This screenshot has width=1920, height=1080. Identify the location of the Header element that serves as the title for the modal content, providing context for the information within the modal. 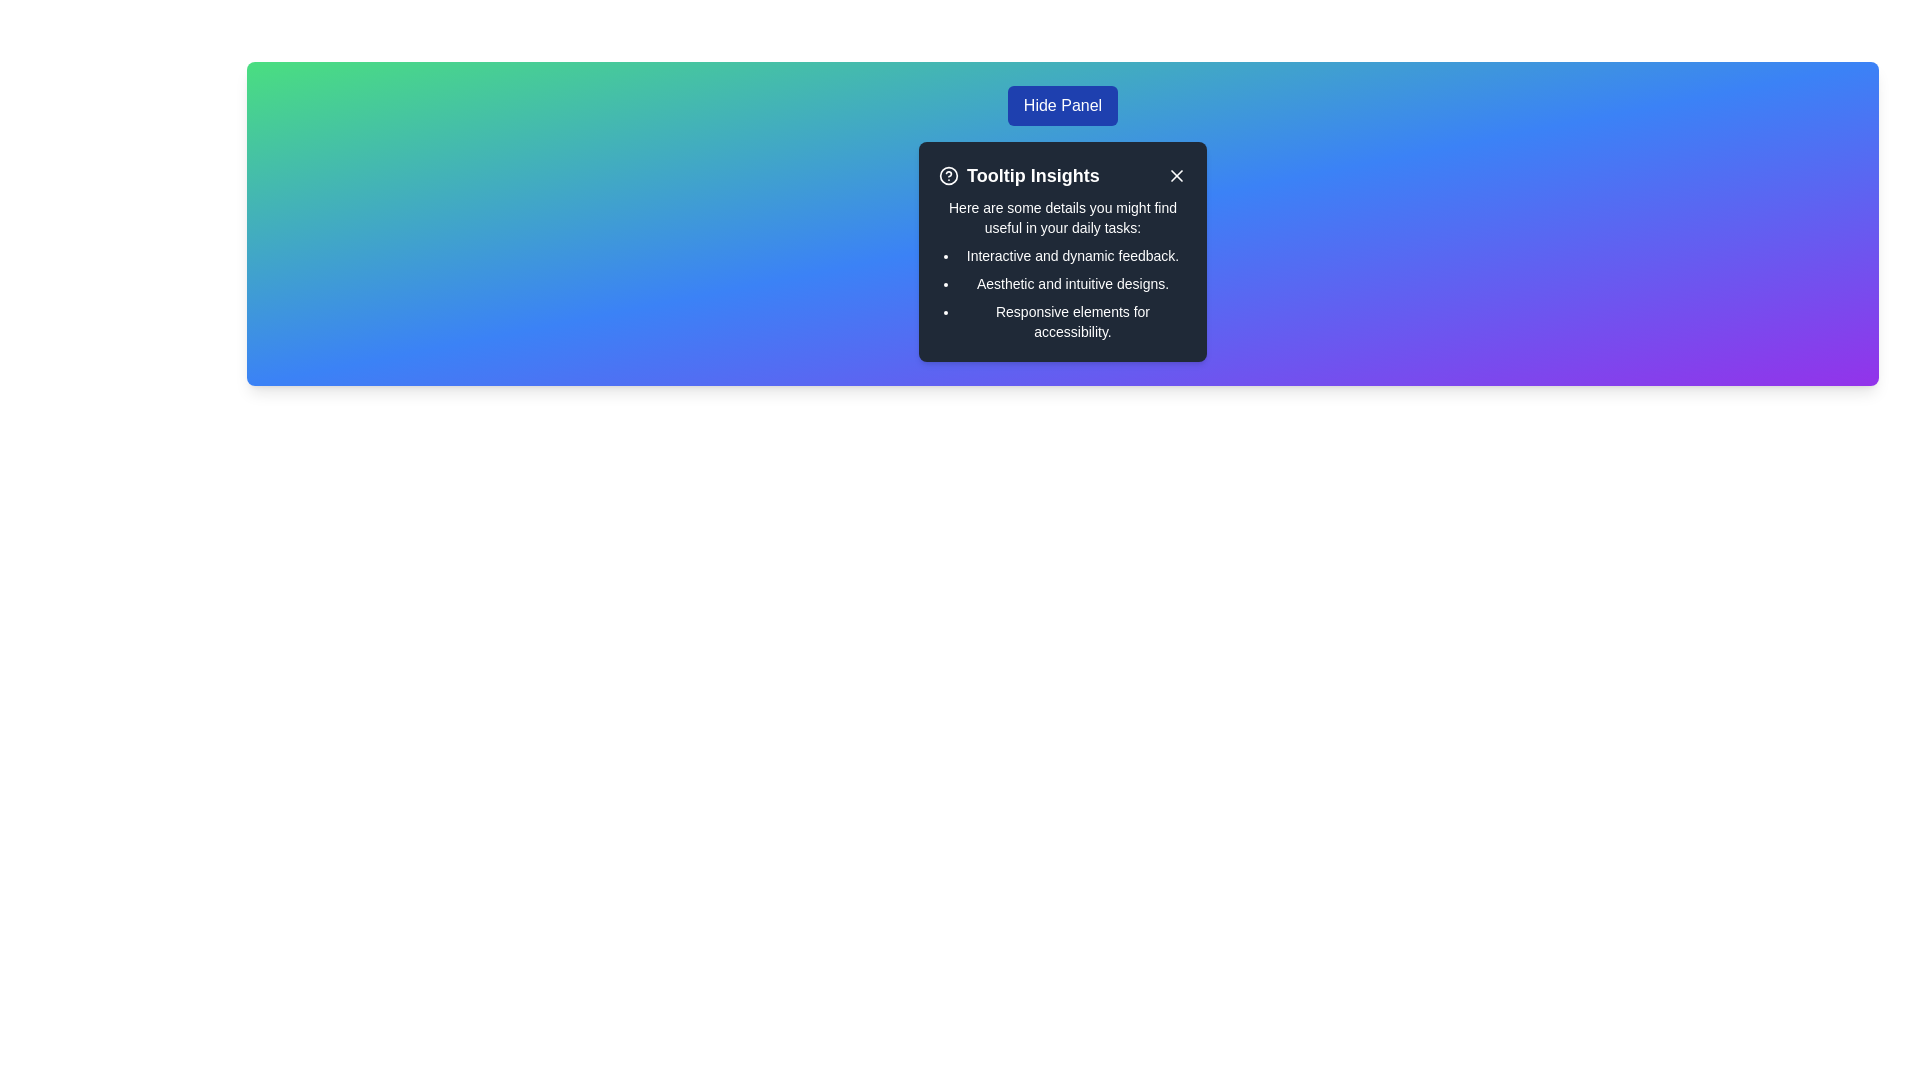
(1061, 175).